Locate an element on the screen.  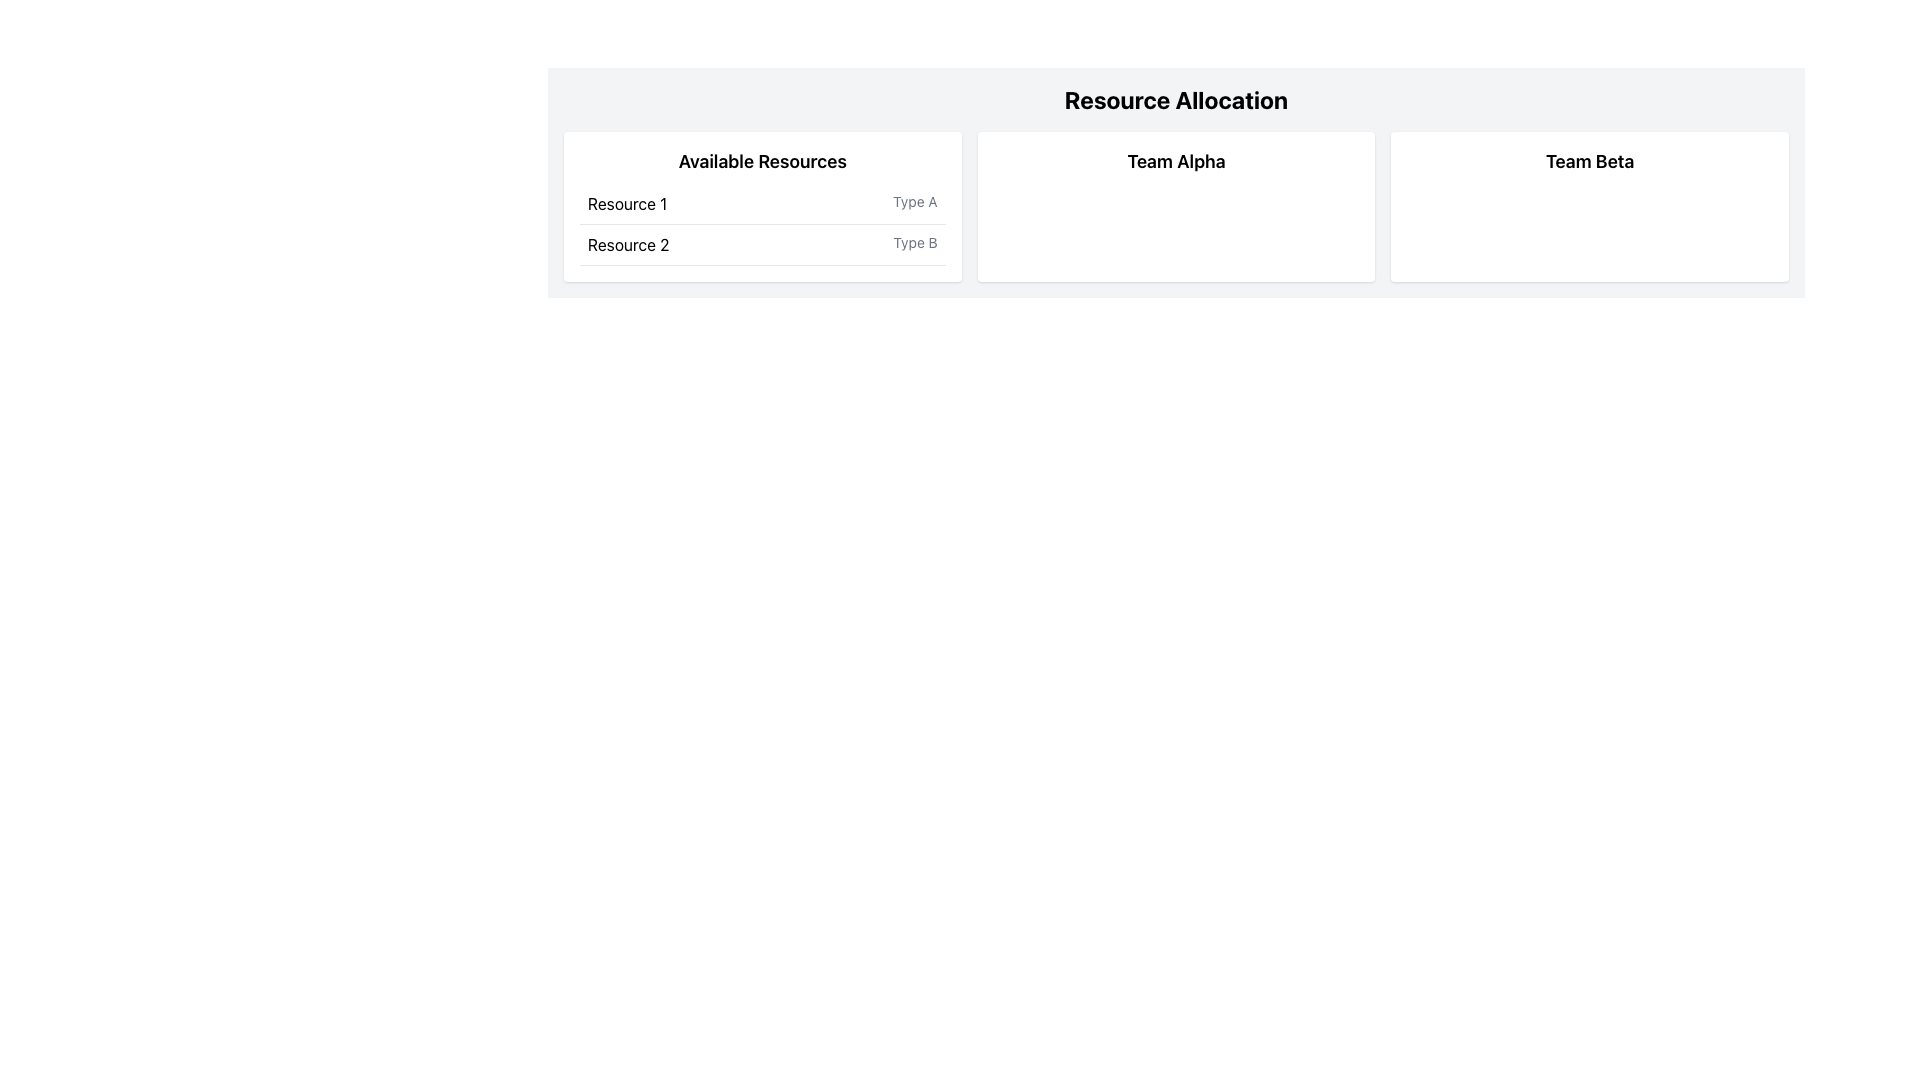
the Text Label that identifies a resource in the 'Available Resources' list, specifically the second entry aligned with 'Type B' is located at coordinates (627, 244).